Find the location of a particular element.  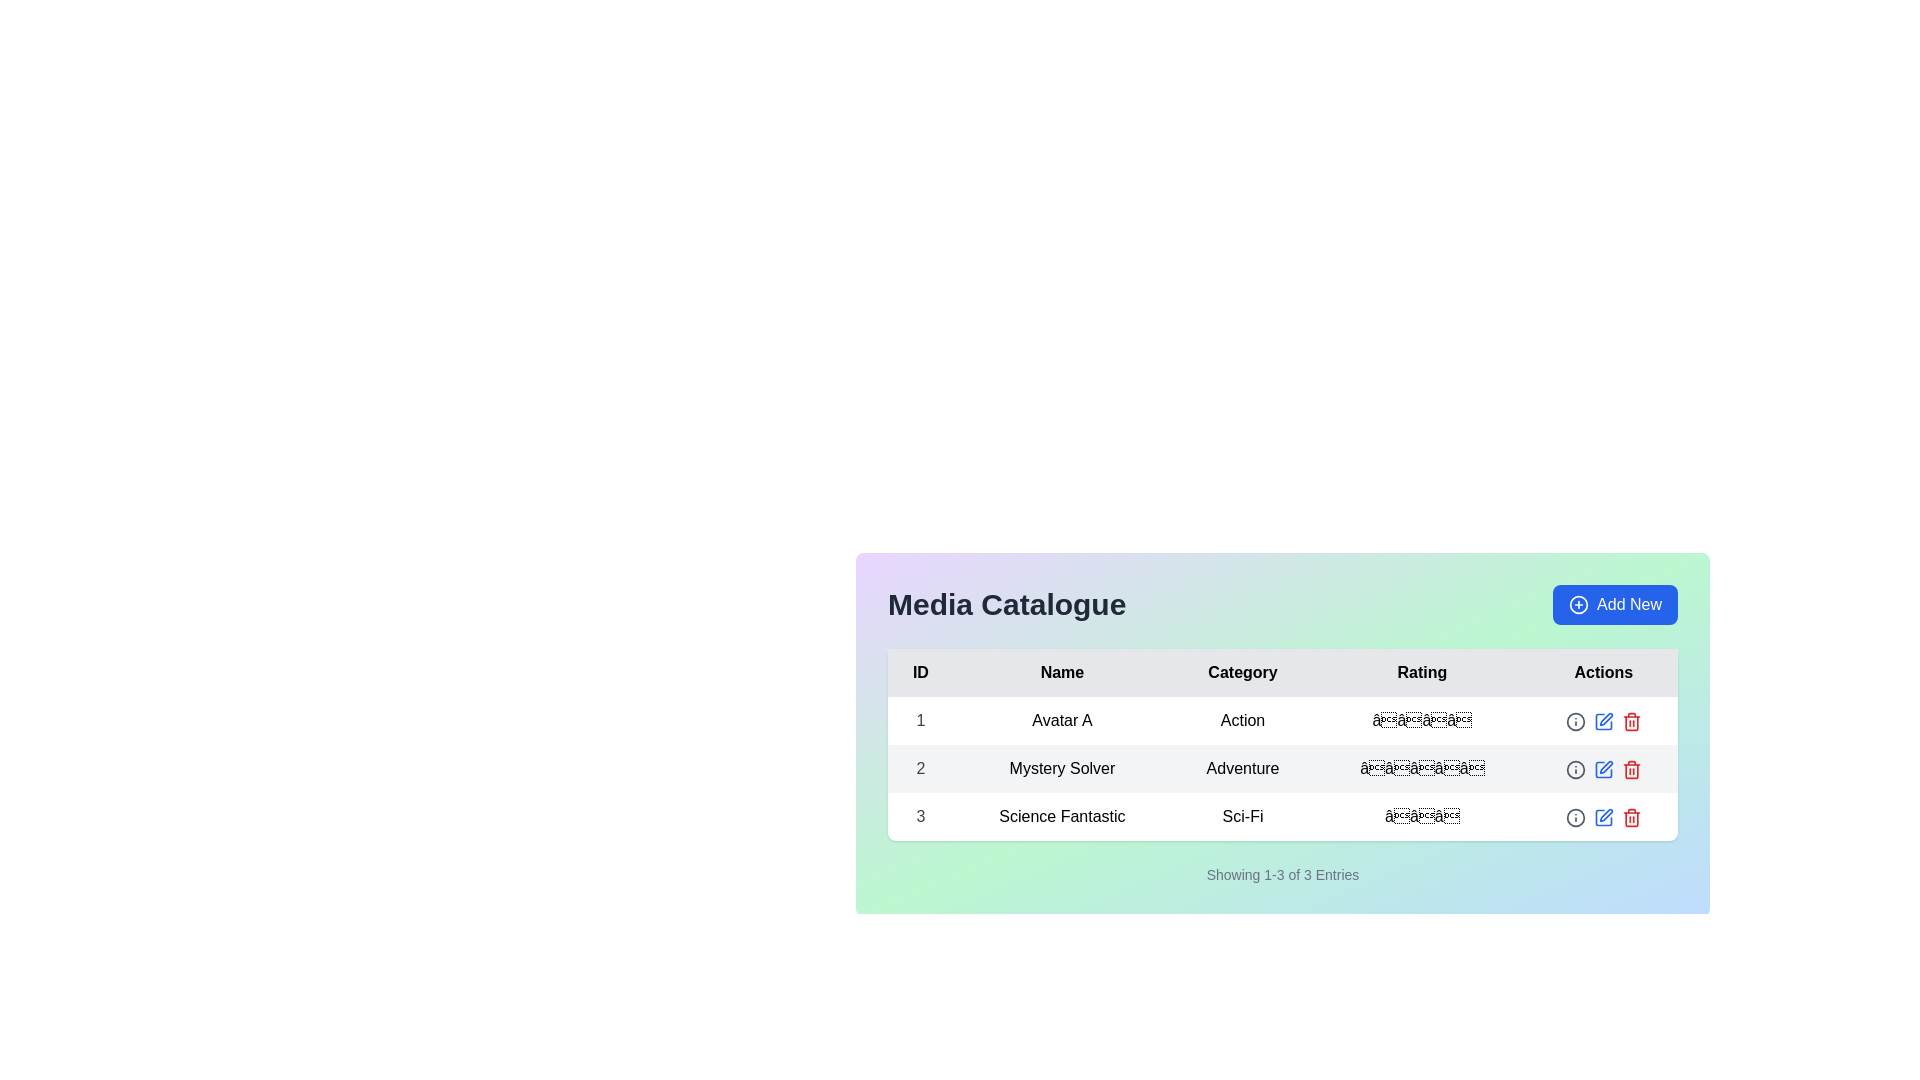

the text label 'Science Fantastic' located in the third row under the 'Name' column of the 'Media Catalogue' table is located at coordinates (1061, 817).